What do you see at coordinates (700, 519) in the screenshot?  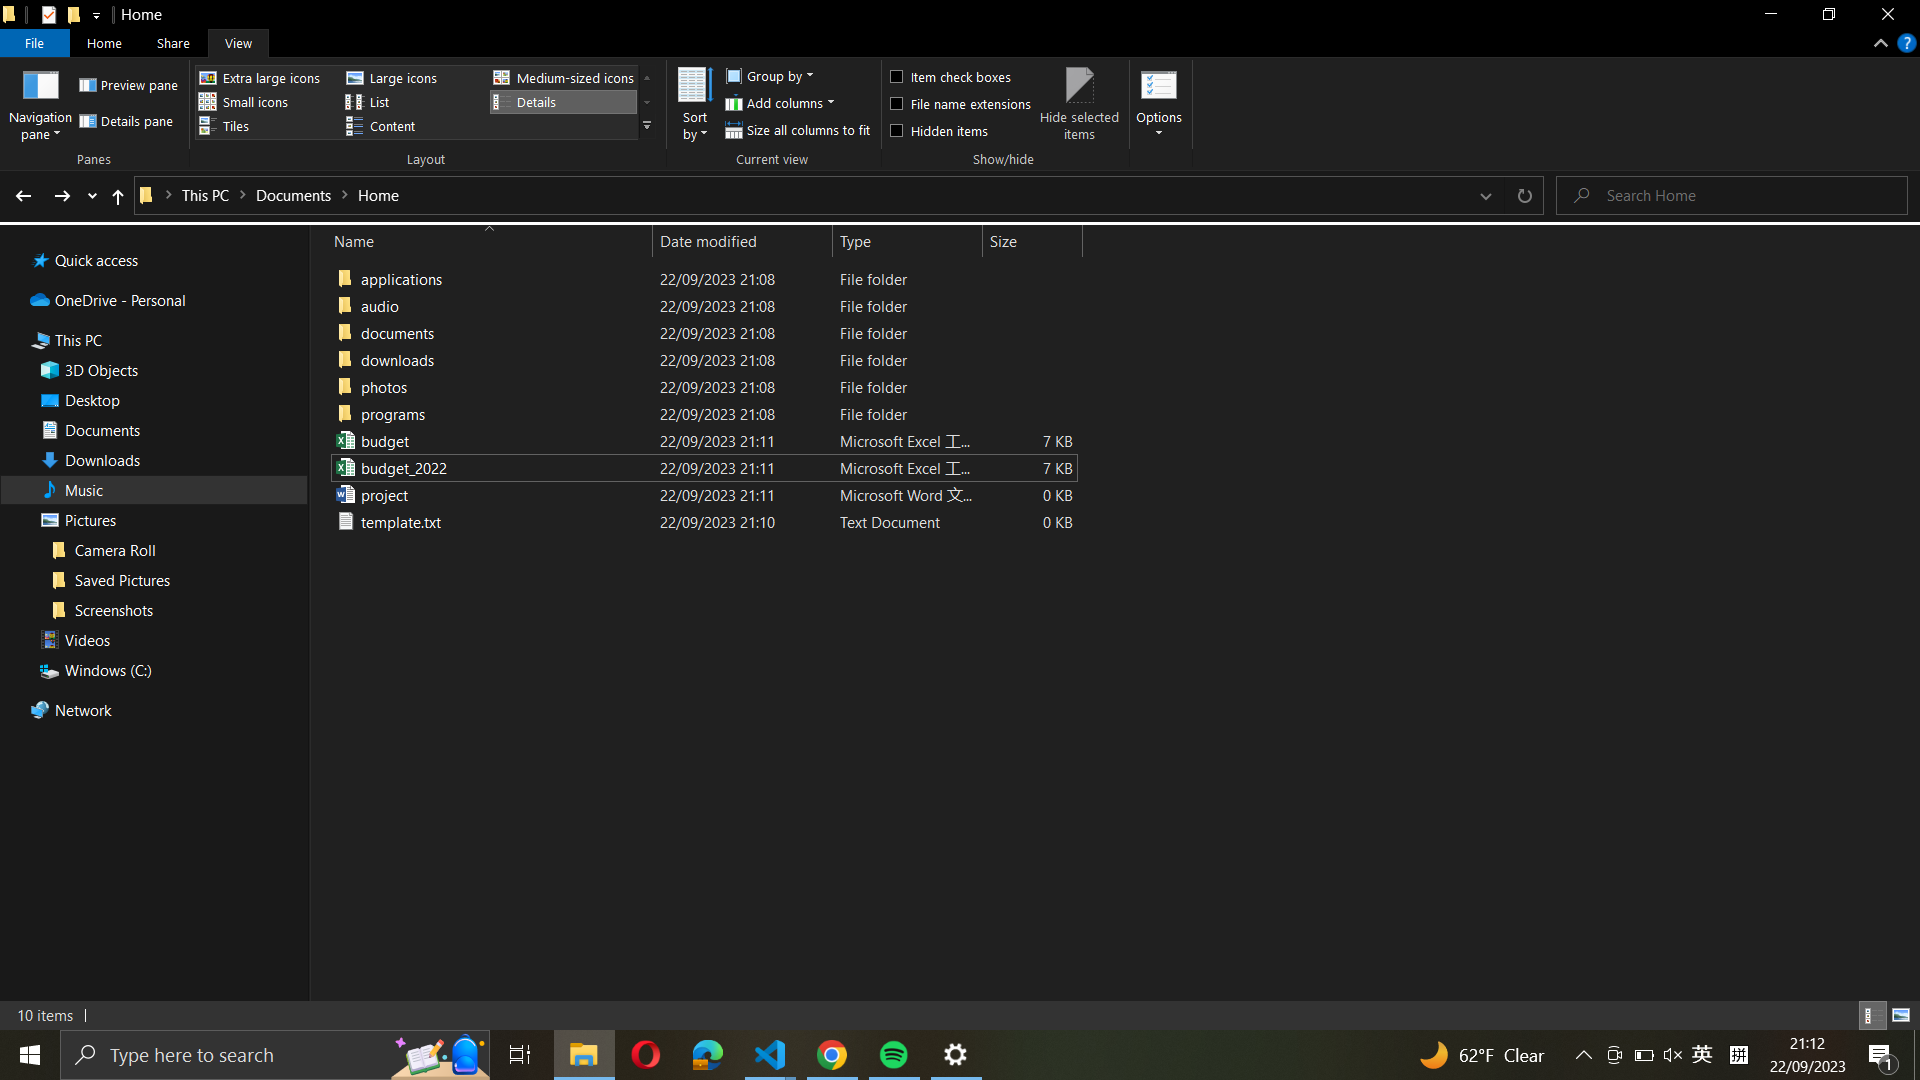 I see `Copy "template.txt" into the "downloads" folder of this same directory only using keyboard shortcuts` at bounding box center [700, 519].